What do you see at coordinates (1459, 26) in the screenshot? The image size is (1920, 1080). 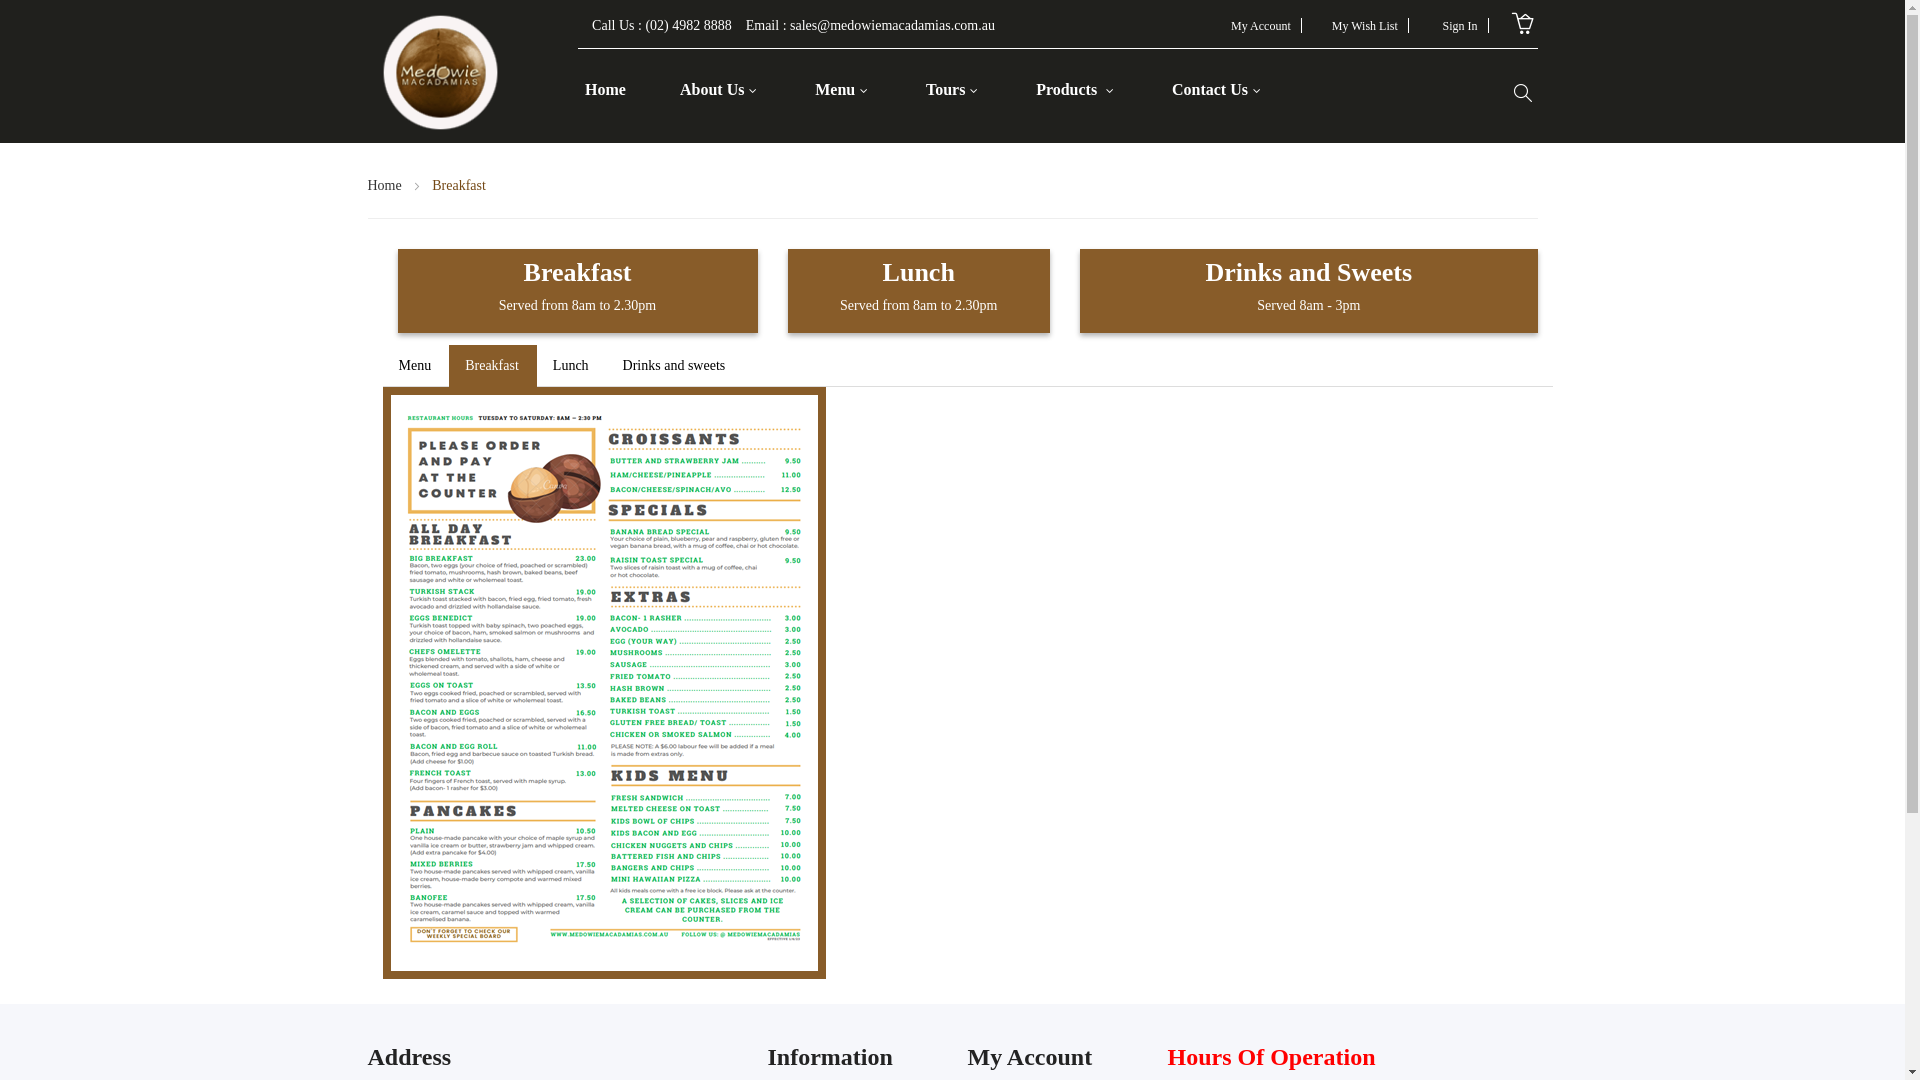 I see `'Sign In'` at bounding box center [1459, 26].